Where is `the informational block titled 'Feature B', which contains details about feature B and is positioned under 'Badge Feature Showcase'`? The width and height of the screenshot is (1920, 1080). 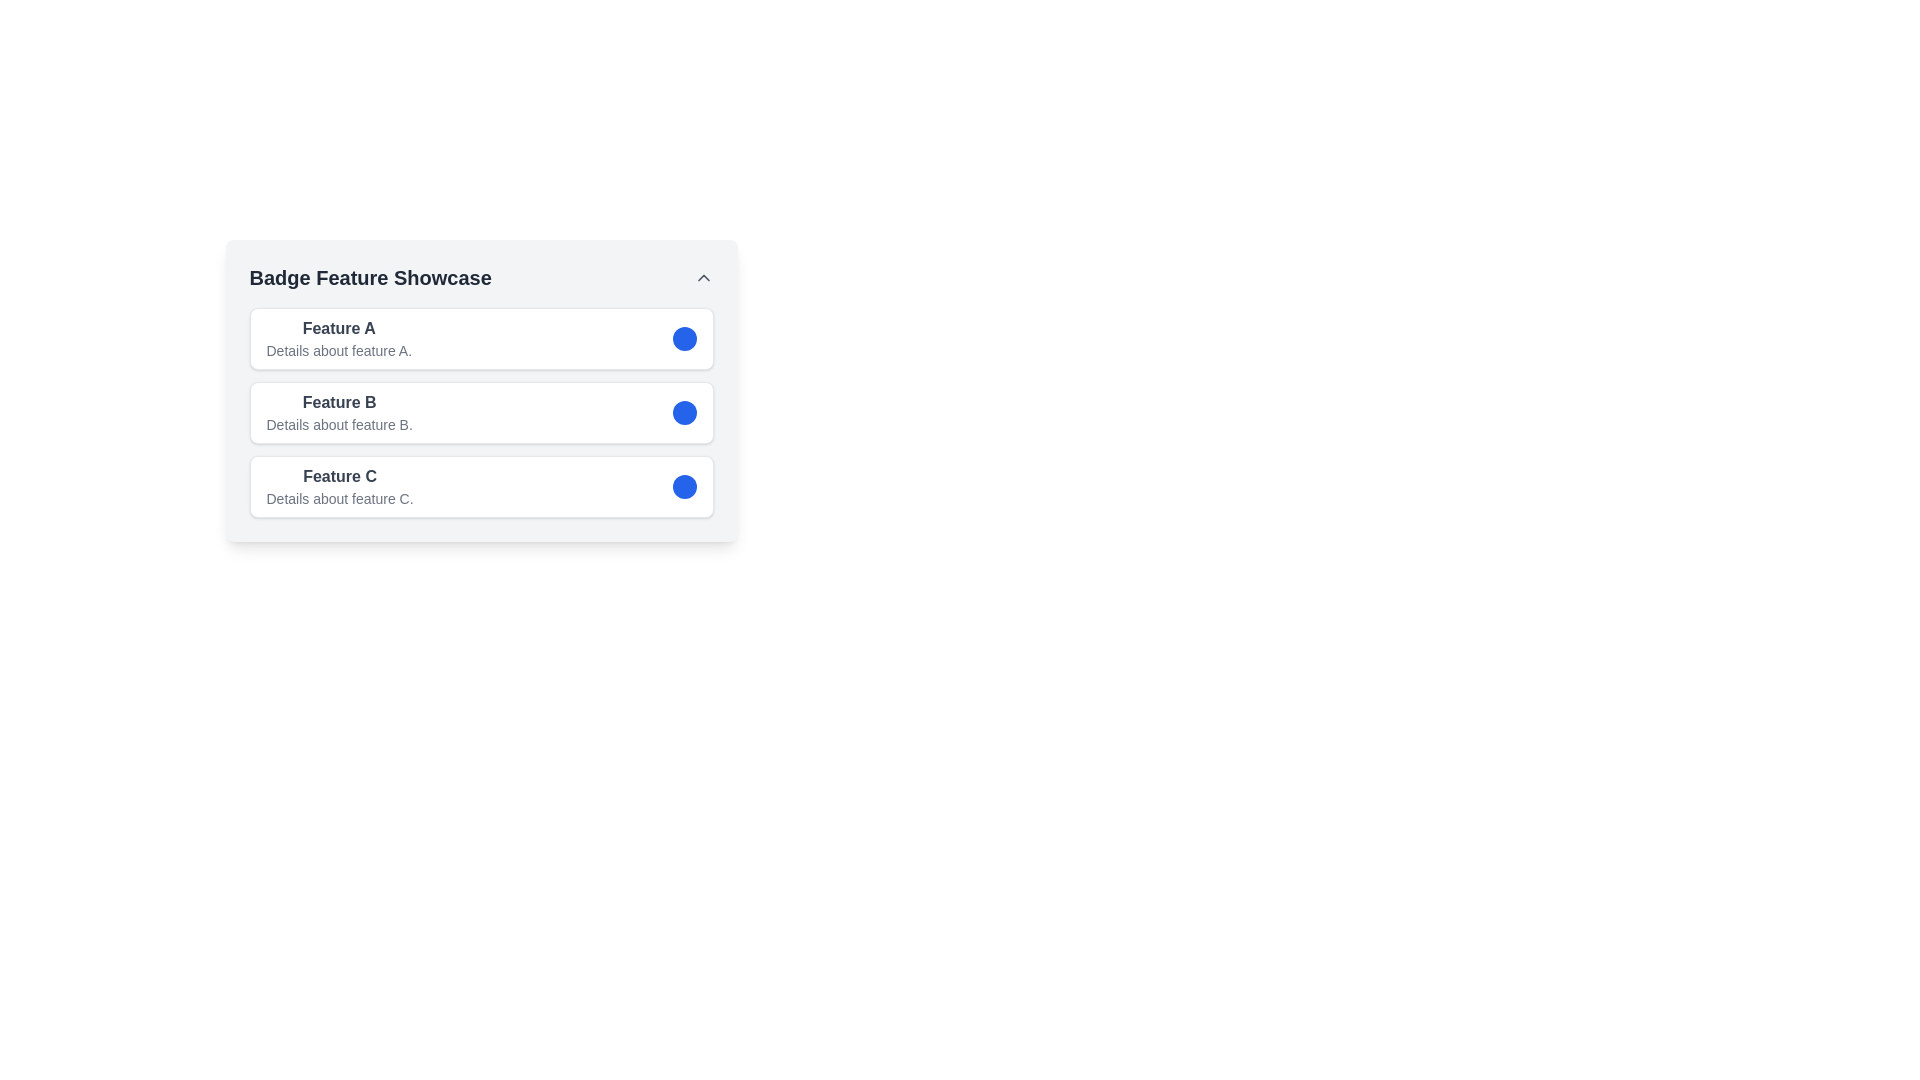 the informational block titled 'Feature B', which contains details about feature B and is positioned under 'Badge Feature Showcase' is located at coordinates (339, 411).